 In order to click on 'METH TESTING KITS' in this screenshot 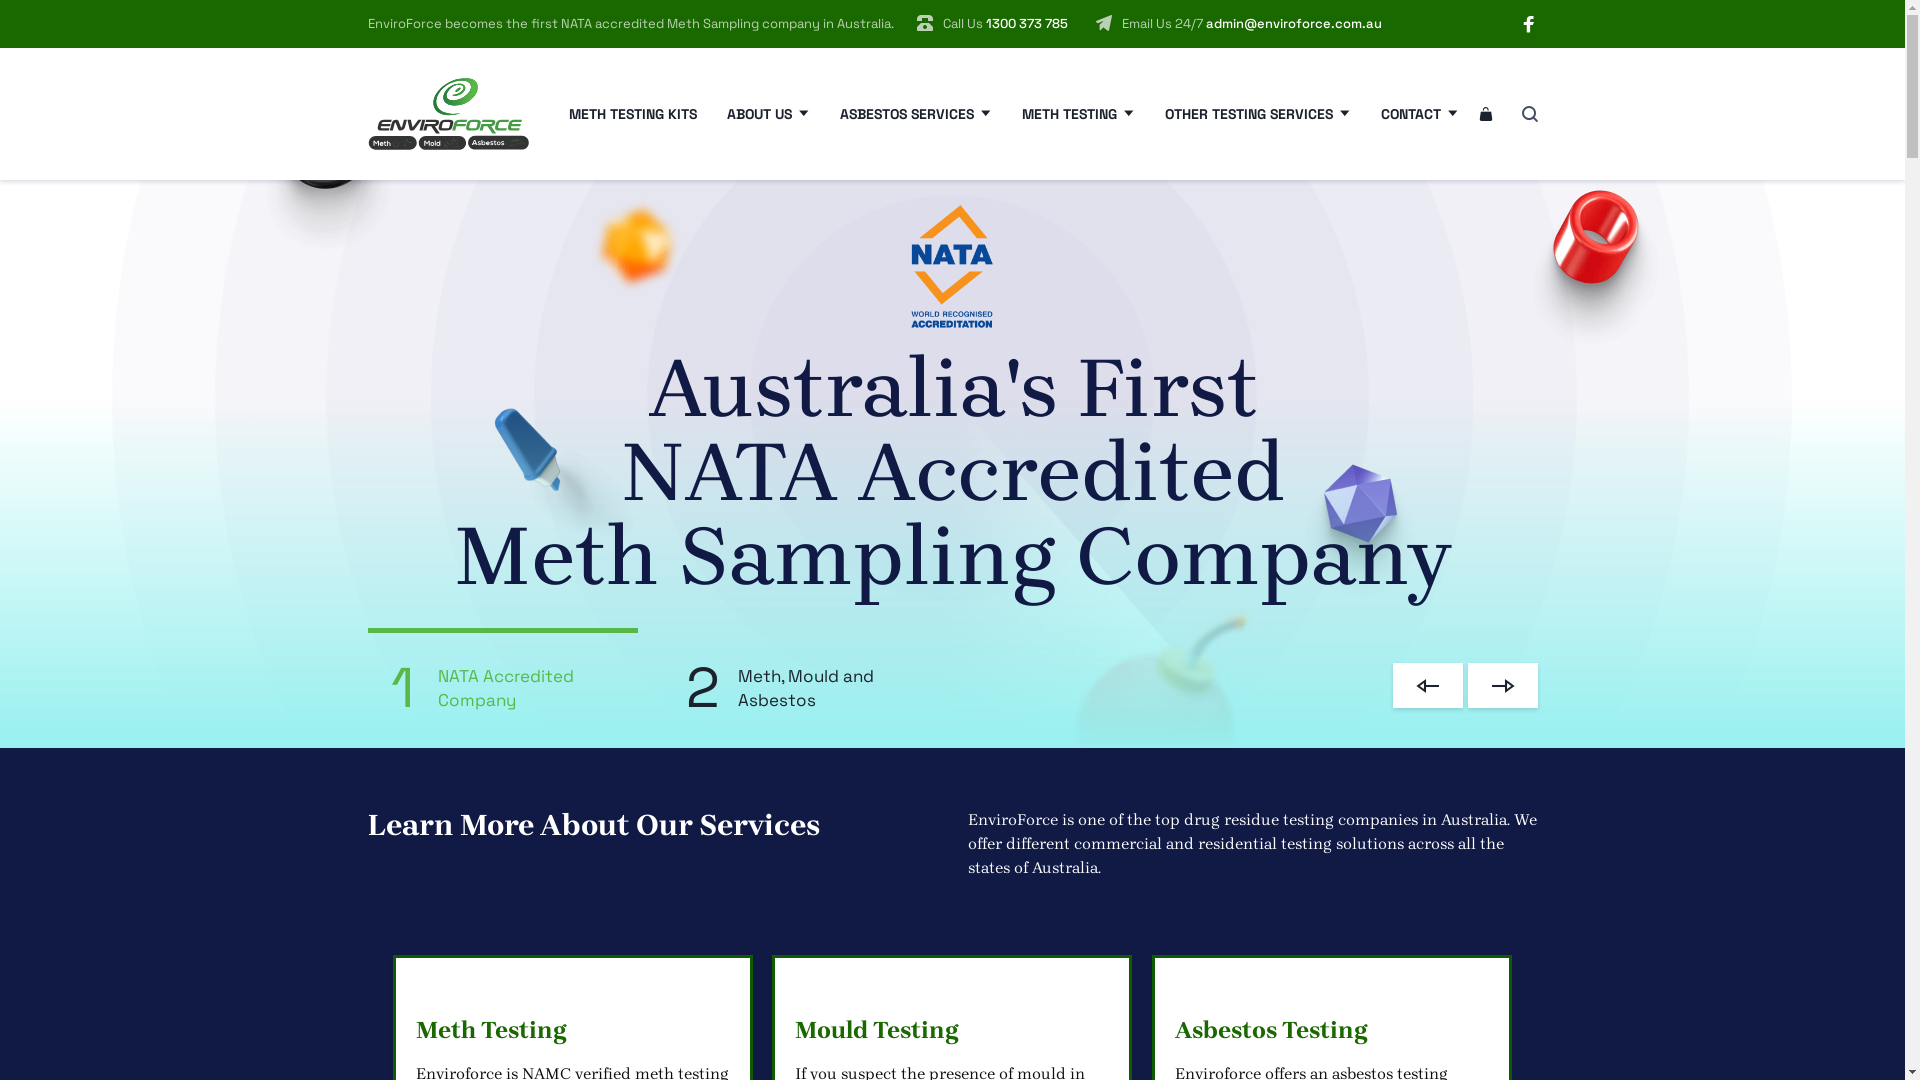, I will do `click(631, 114)`.